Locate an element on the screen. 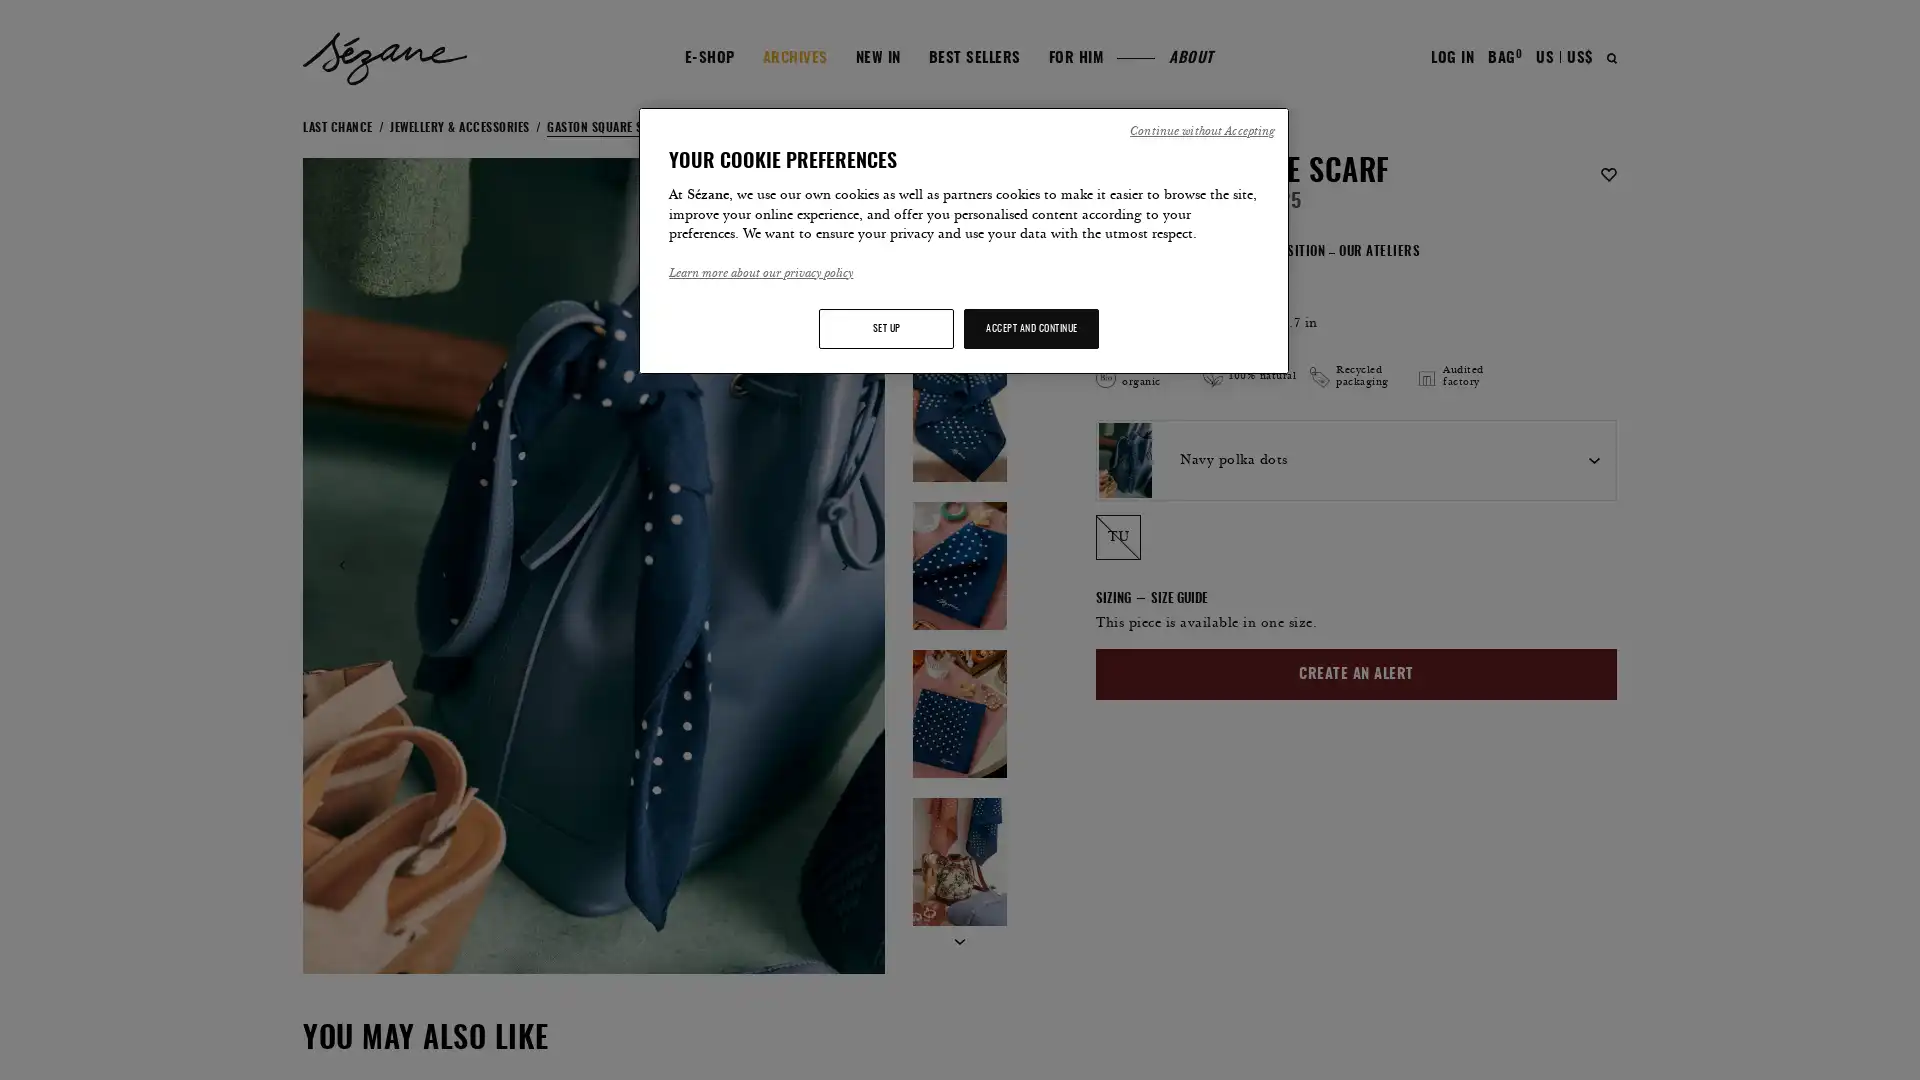 This screenshot has height=1080, width=1920. front.slider.next_slide is located at coordinates (958, 941).